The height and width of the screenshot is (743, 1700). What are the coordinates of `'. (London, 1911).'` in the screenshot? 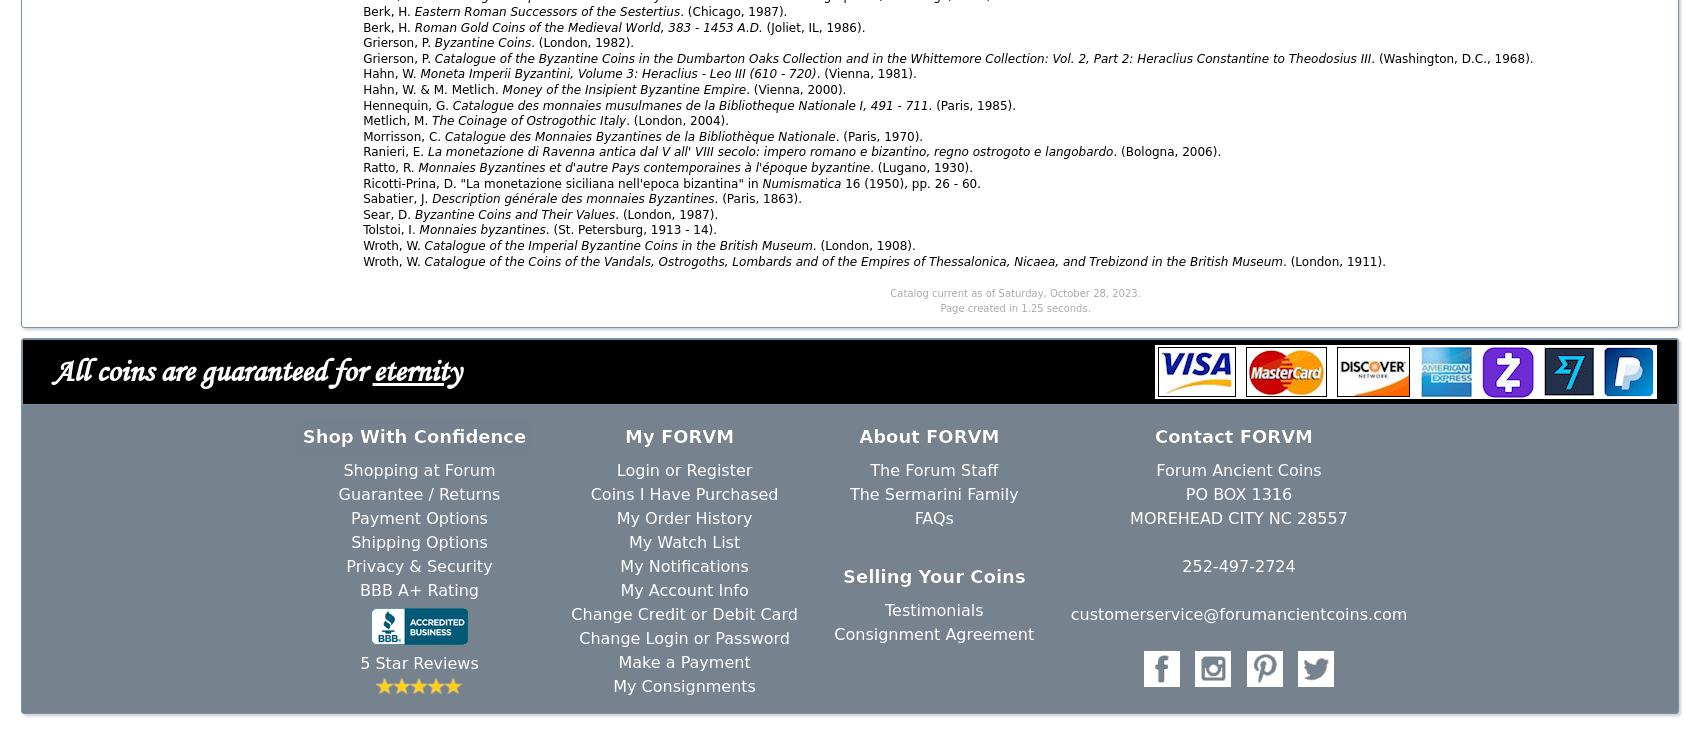 It's located at (1333, 260).